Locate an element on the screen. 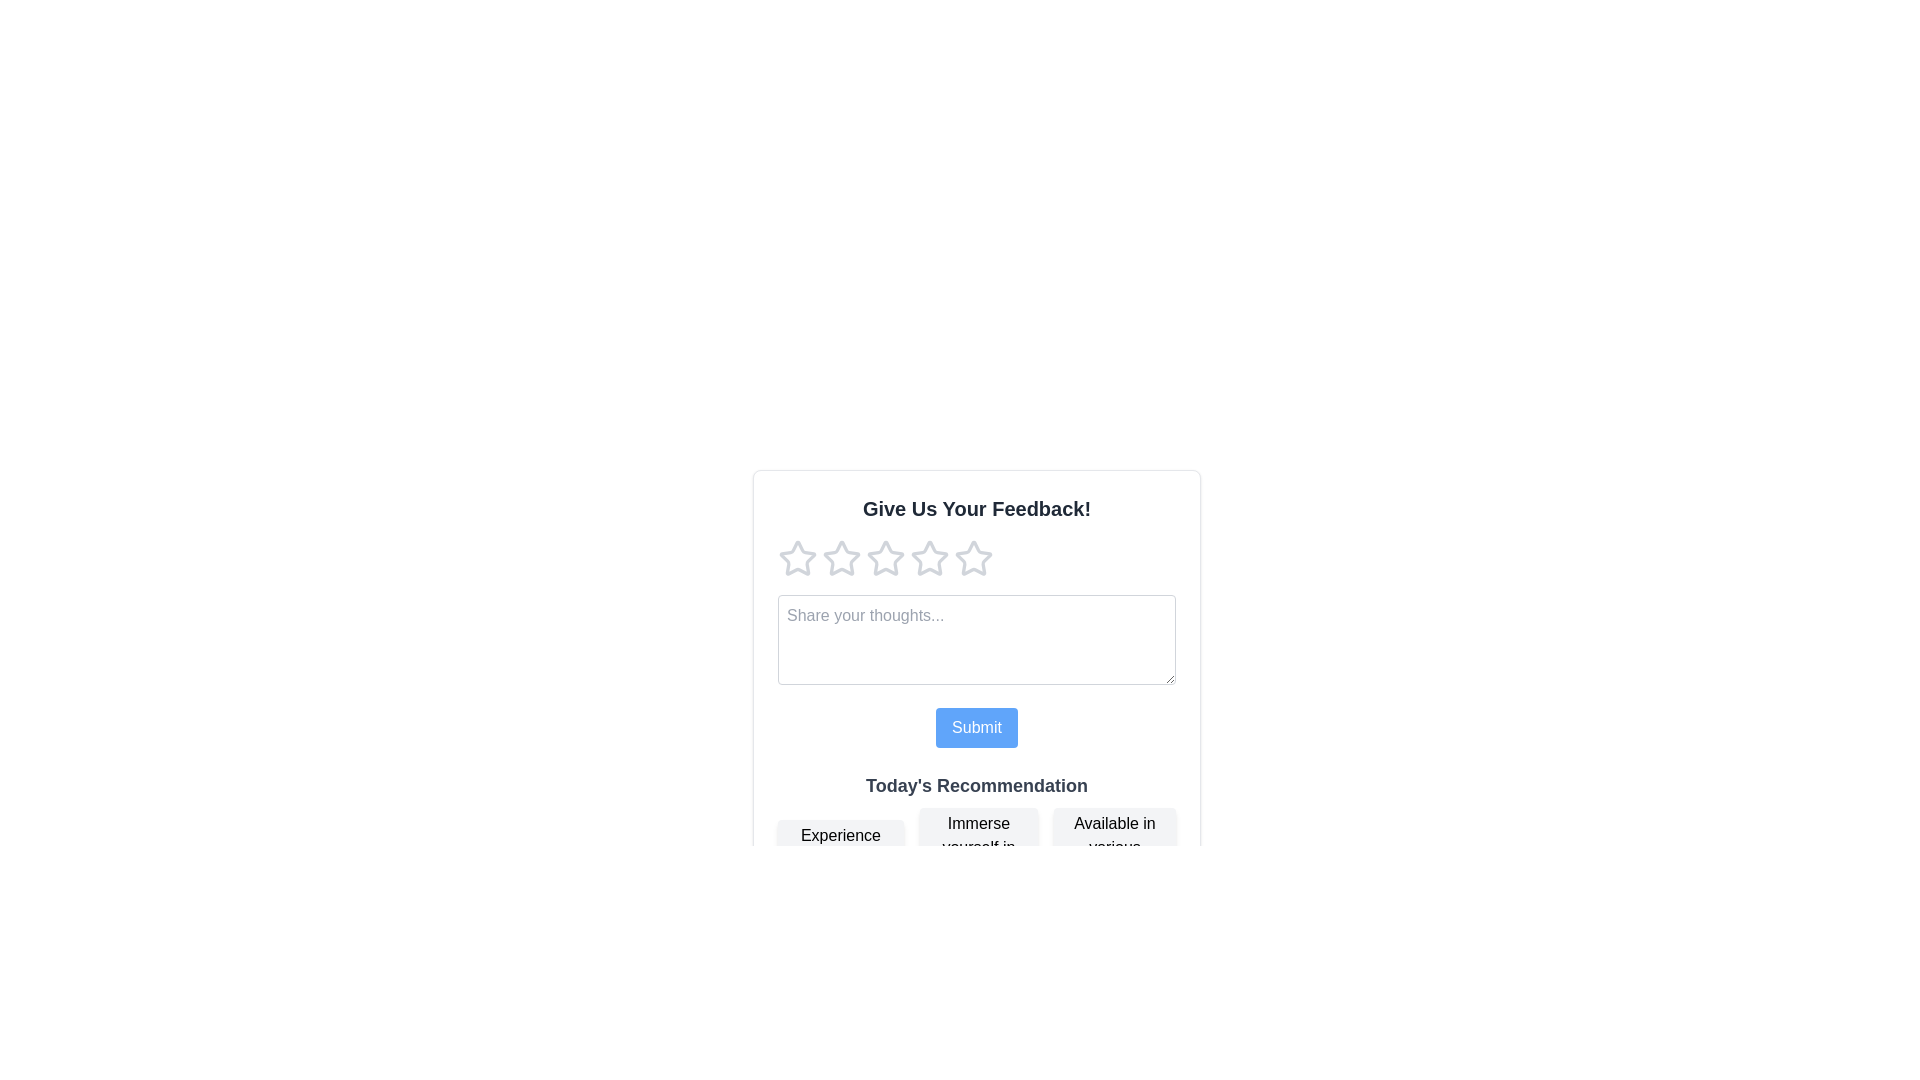 This screenshot has width=1920, height=1080. the third star icon in the rating section is located at coordinates (929, 558).